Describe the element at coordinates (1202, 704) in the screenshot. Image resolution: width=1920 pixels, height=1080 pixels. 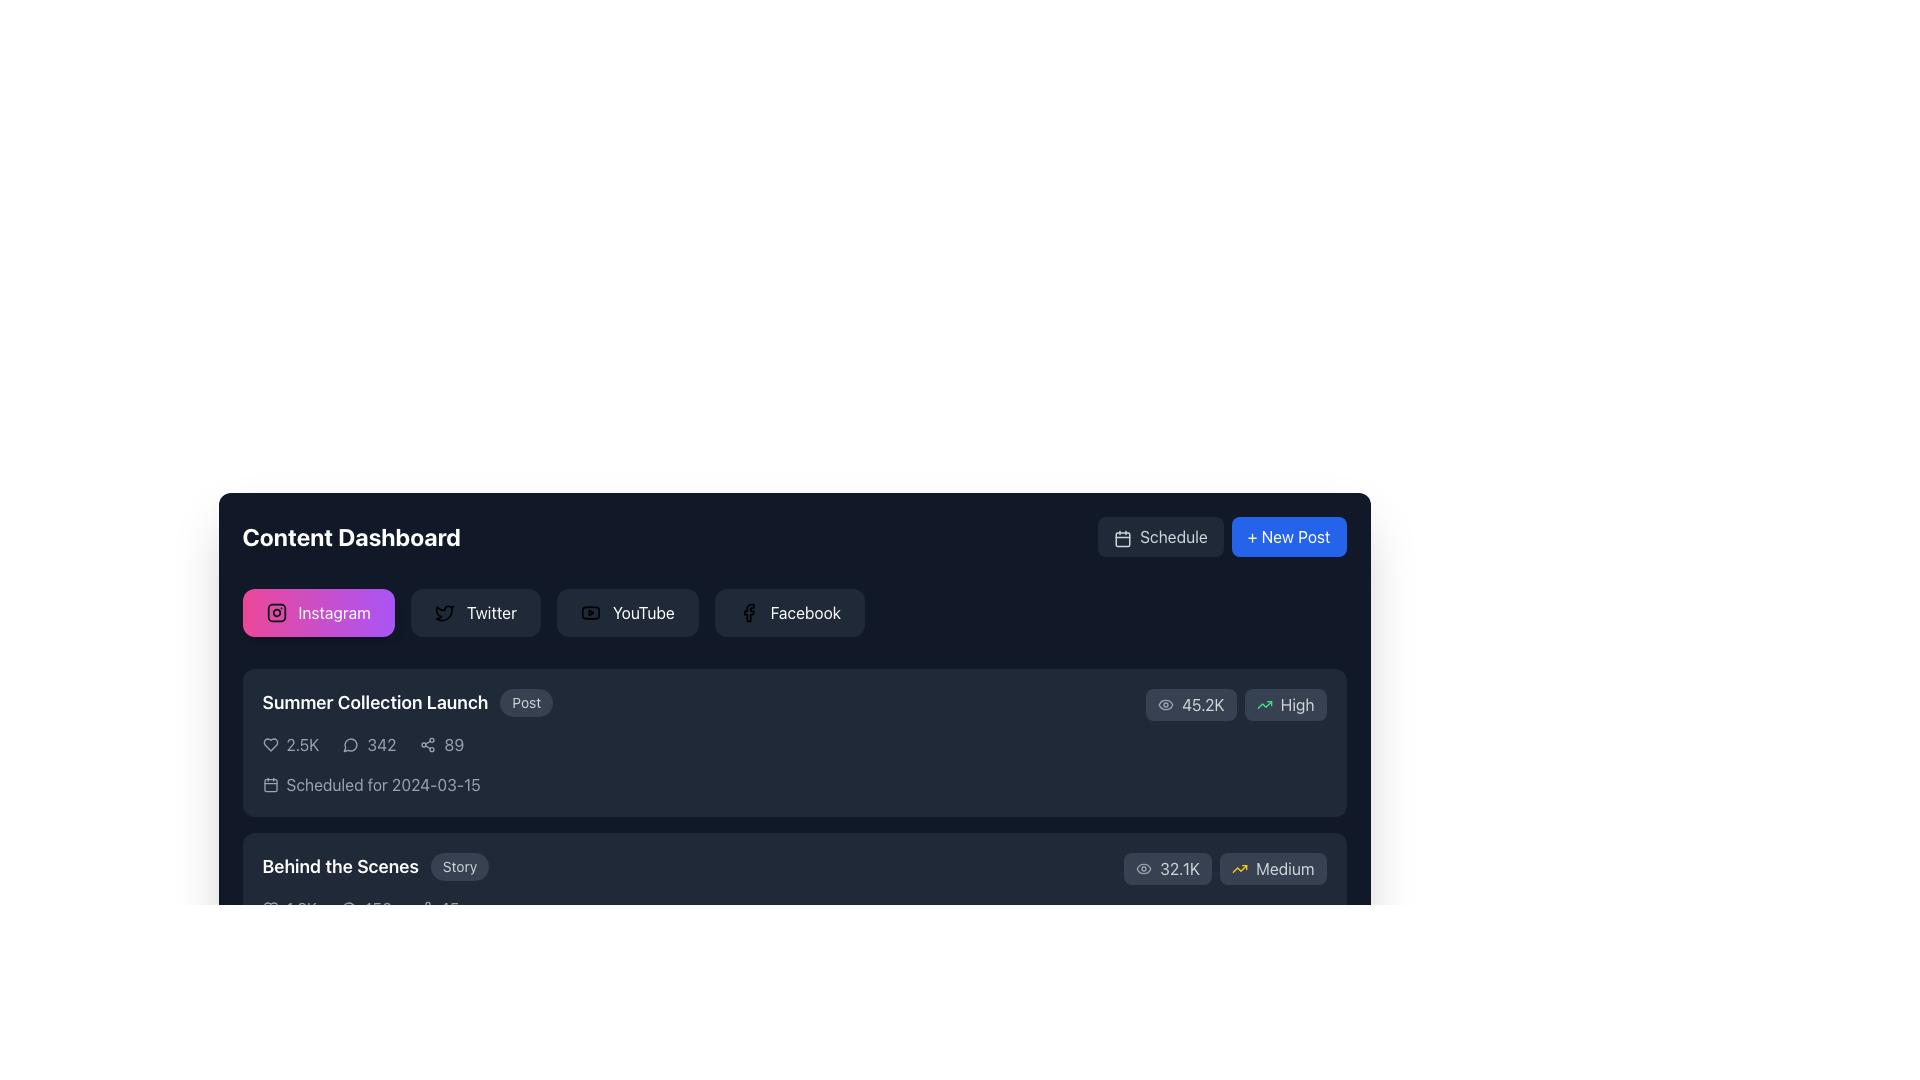
I see `the text display showing the numerical value '45.2K' located in the upper right area of the associated card or panel, styled with a gray color on a dark background` at that location.